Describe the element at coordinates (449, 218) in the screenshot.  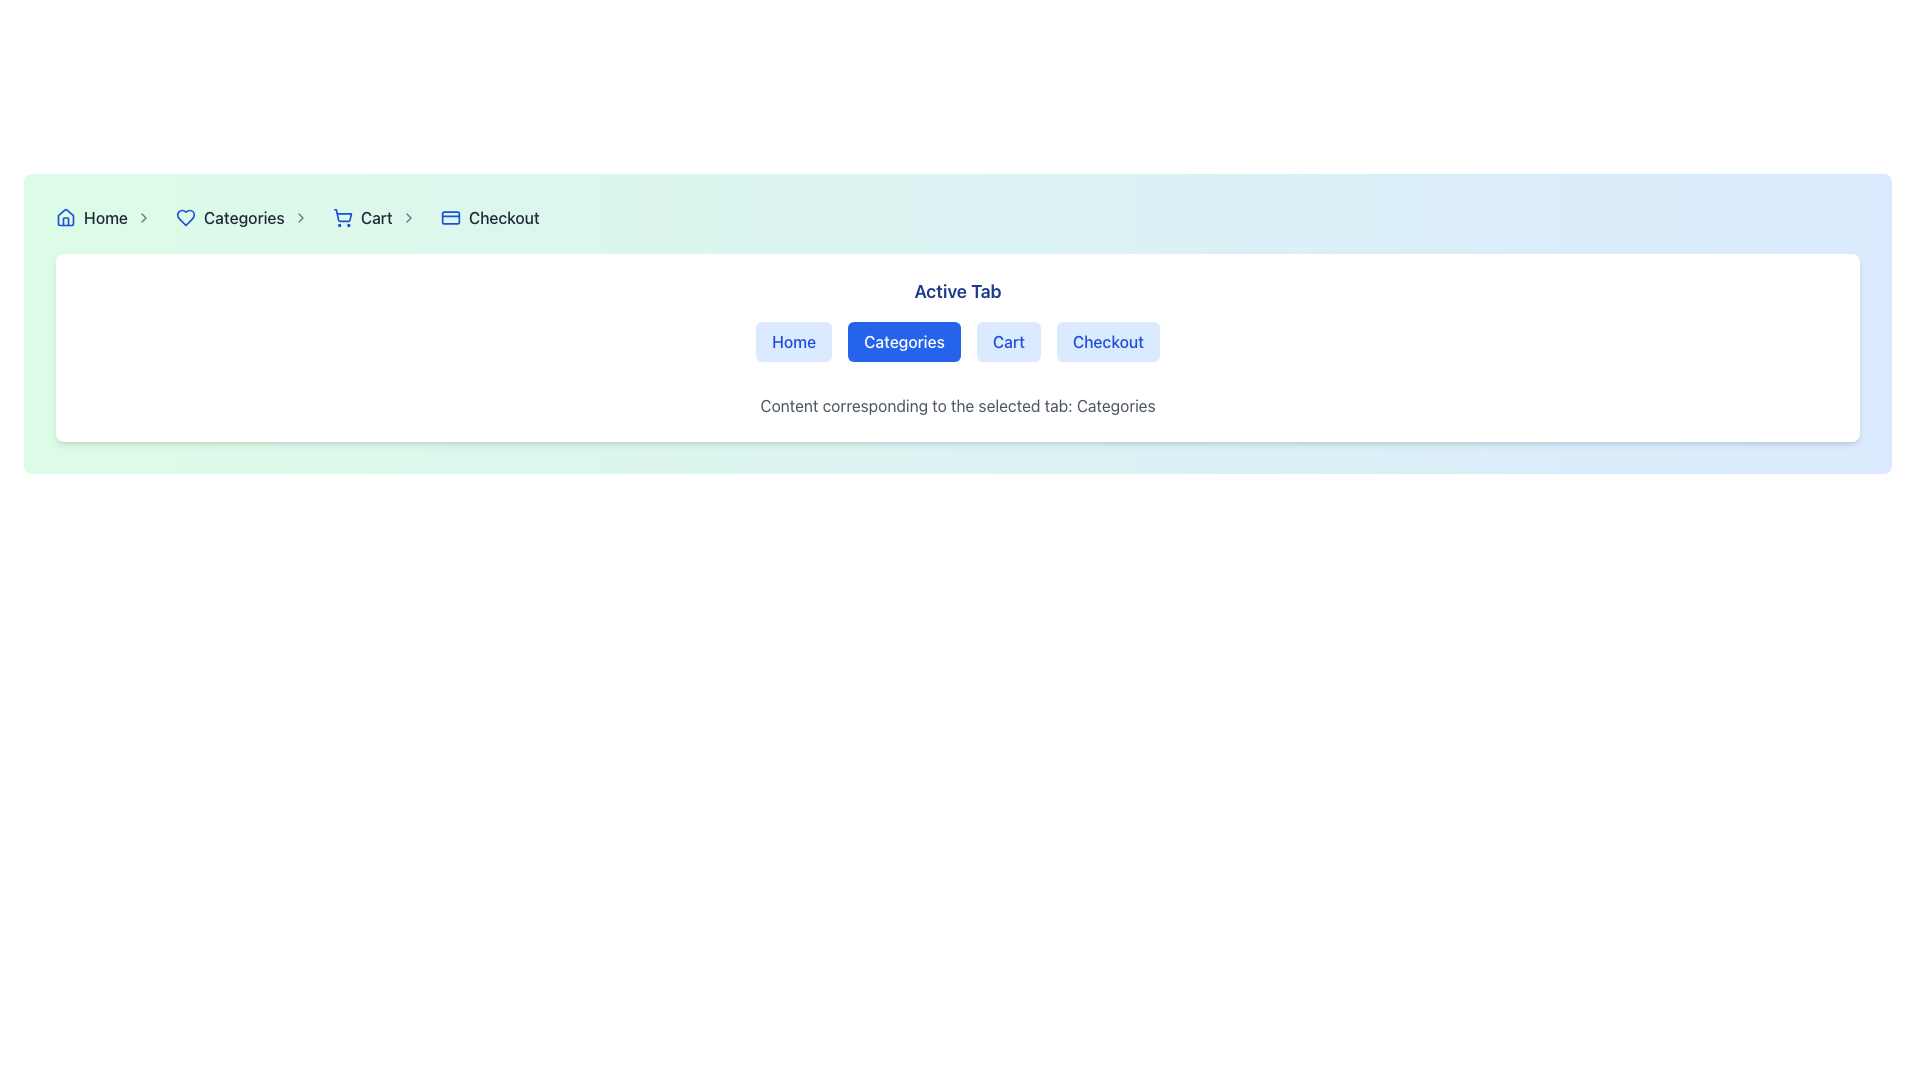
I see `the 'Checkout' icon represented by a credit card in the breadcrumb navigation bar, located between the cart icon and the 'Checkout' text` at that location.